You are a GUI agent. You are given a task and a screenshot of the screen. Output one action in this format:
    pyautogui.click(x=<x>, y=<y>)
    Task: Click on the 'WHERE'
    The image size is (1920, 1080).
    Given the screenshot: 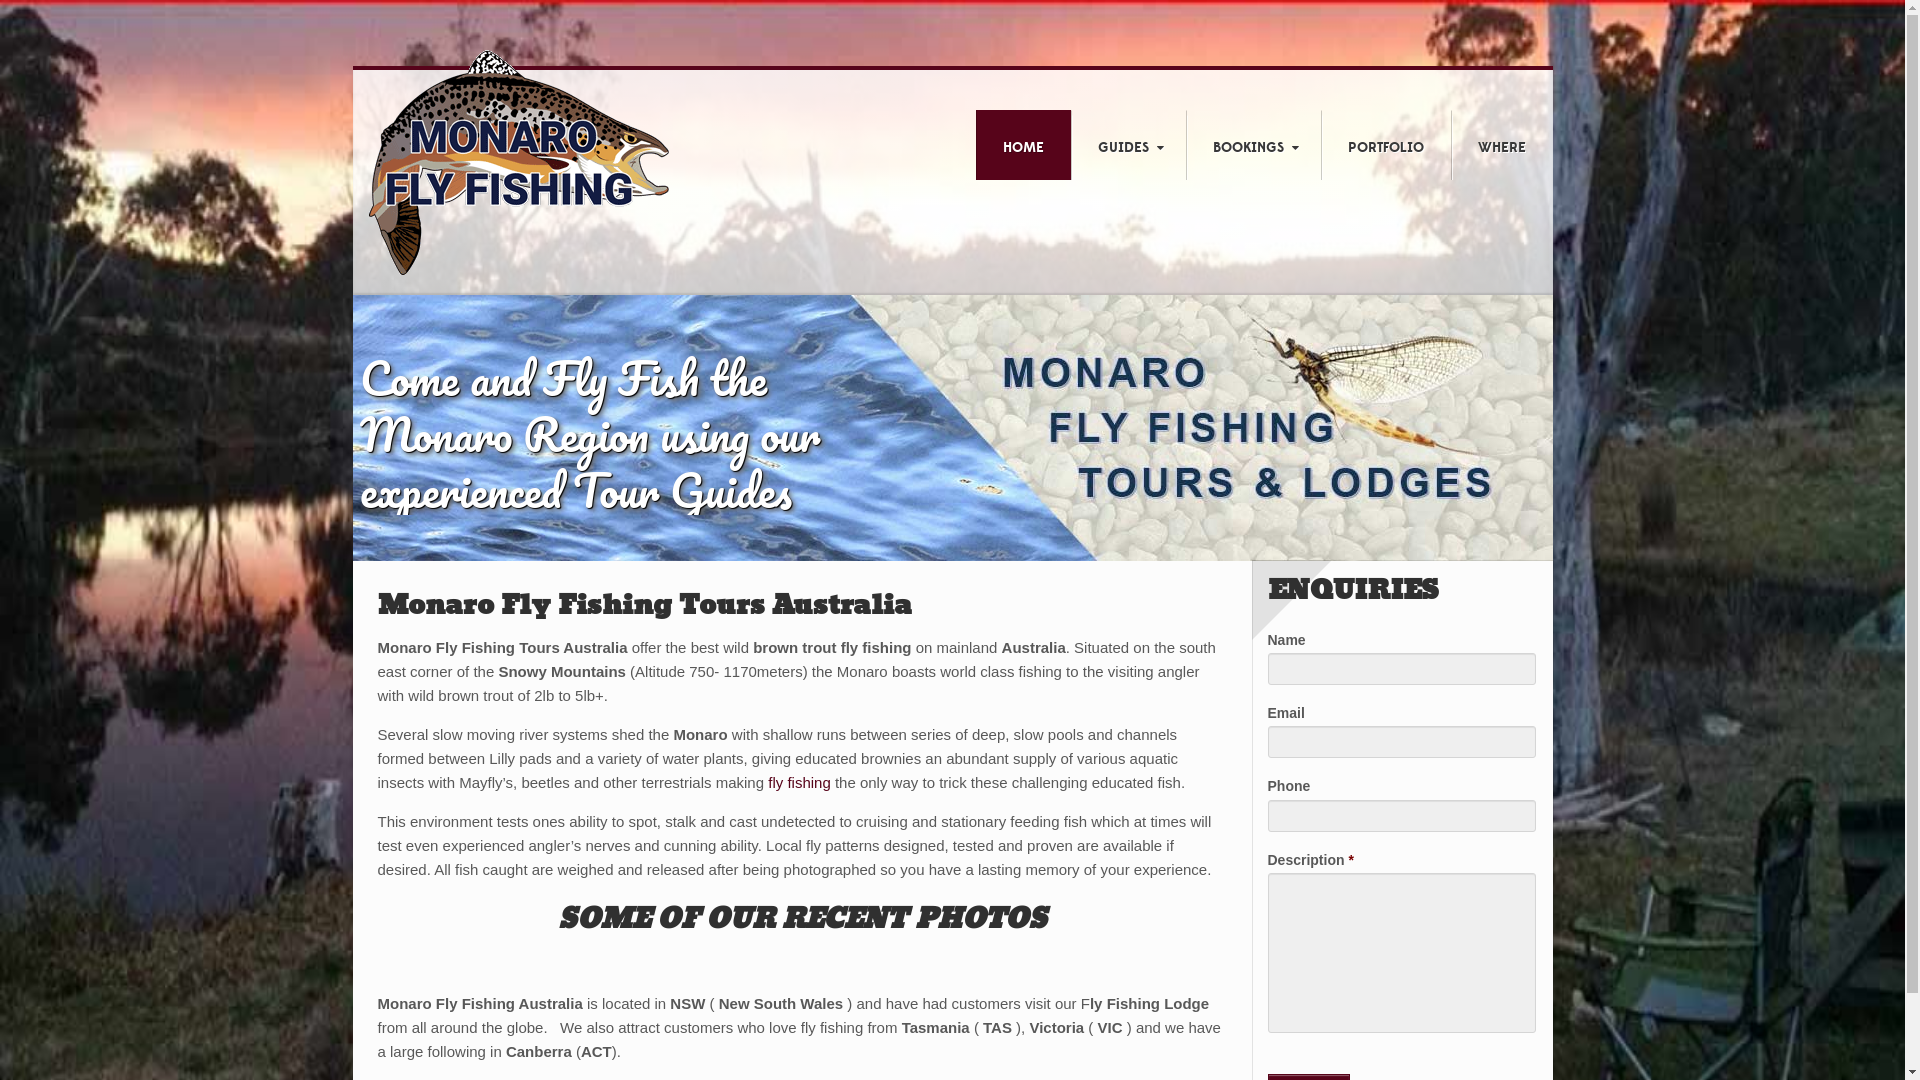 What is the action you would take?
    pyautogui.click(x=1502, y=146)
    